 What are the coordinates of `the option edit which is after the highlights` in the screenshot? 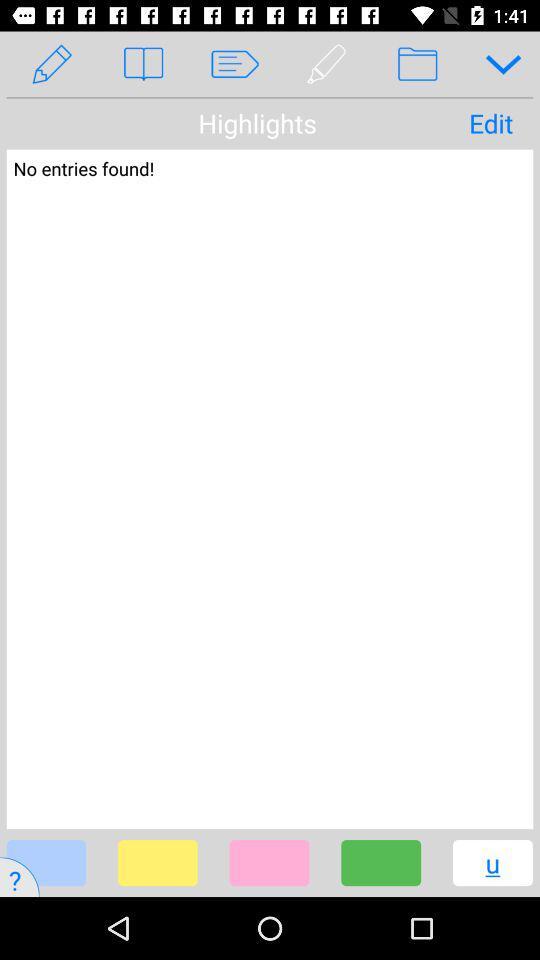 It's located at (490, 122).